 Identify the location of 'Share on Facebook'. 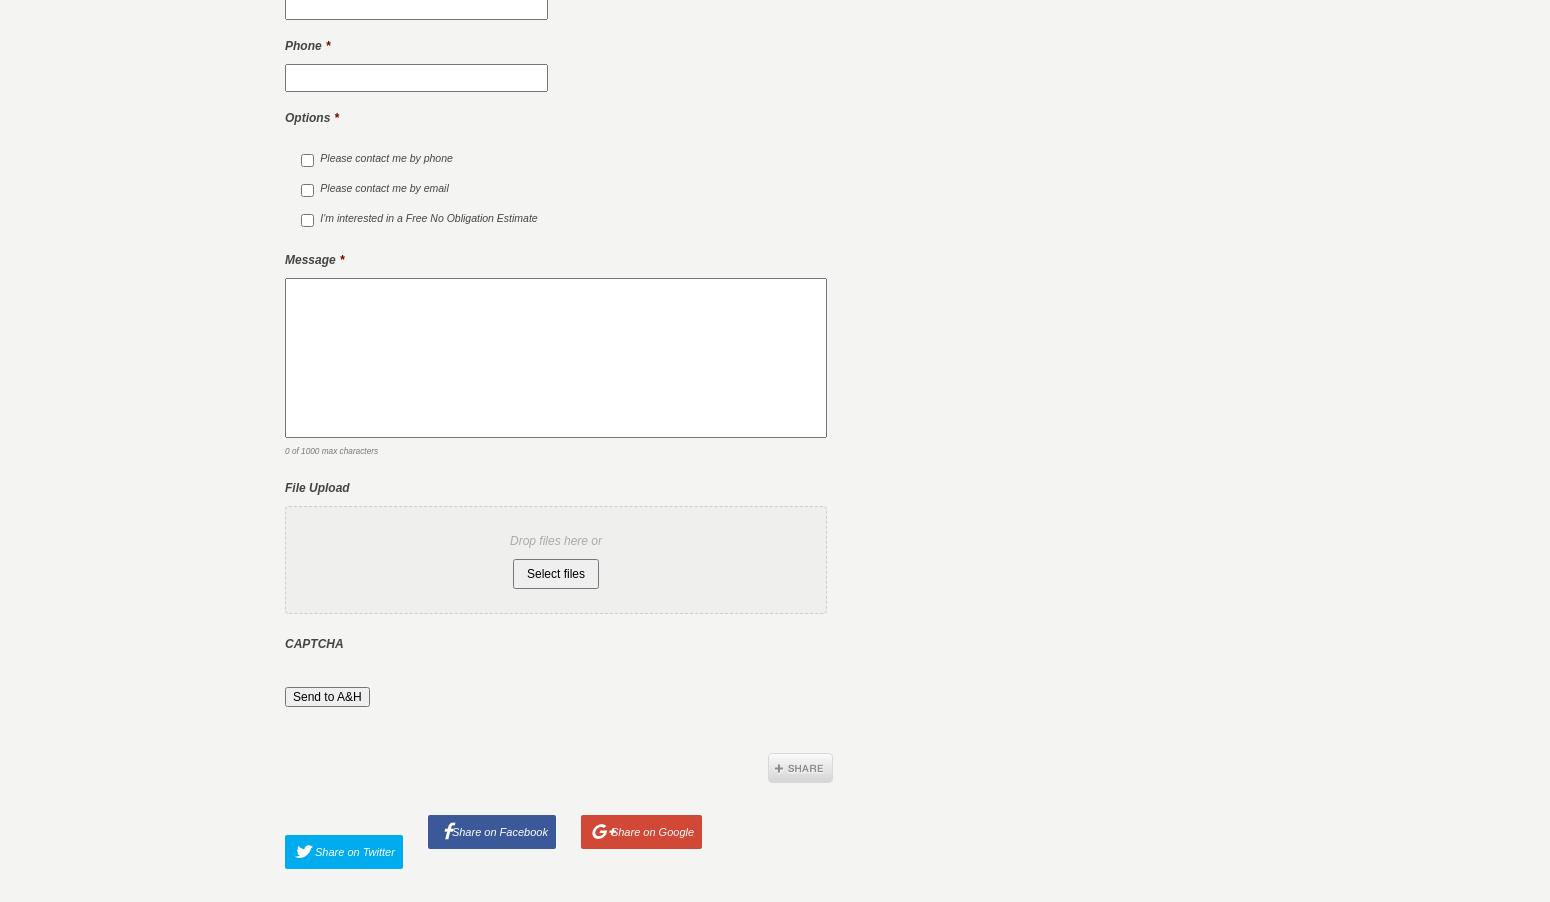
(497, 831).